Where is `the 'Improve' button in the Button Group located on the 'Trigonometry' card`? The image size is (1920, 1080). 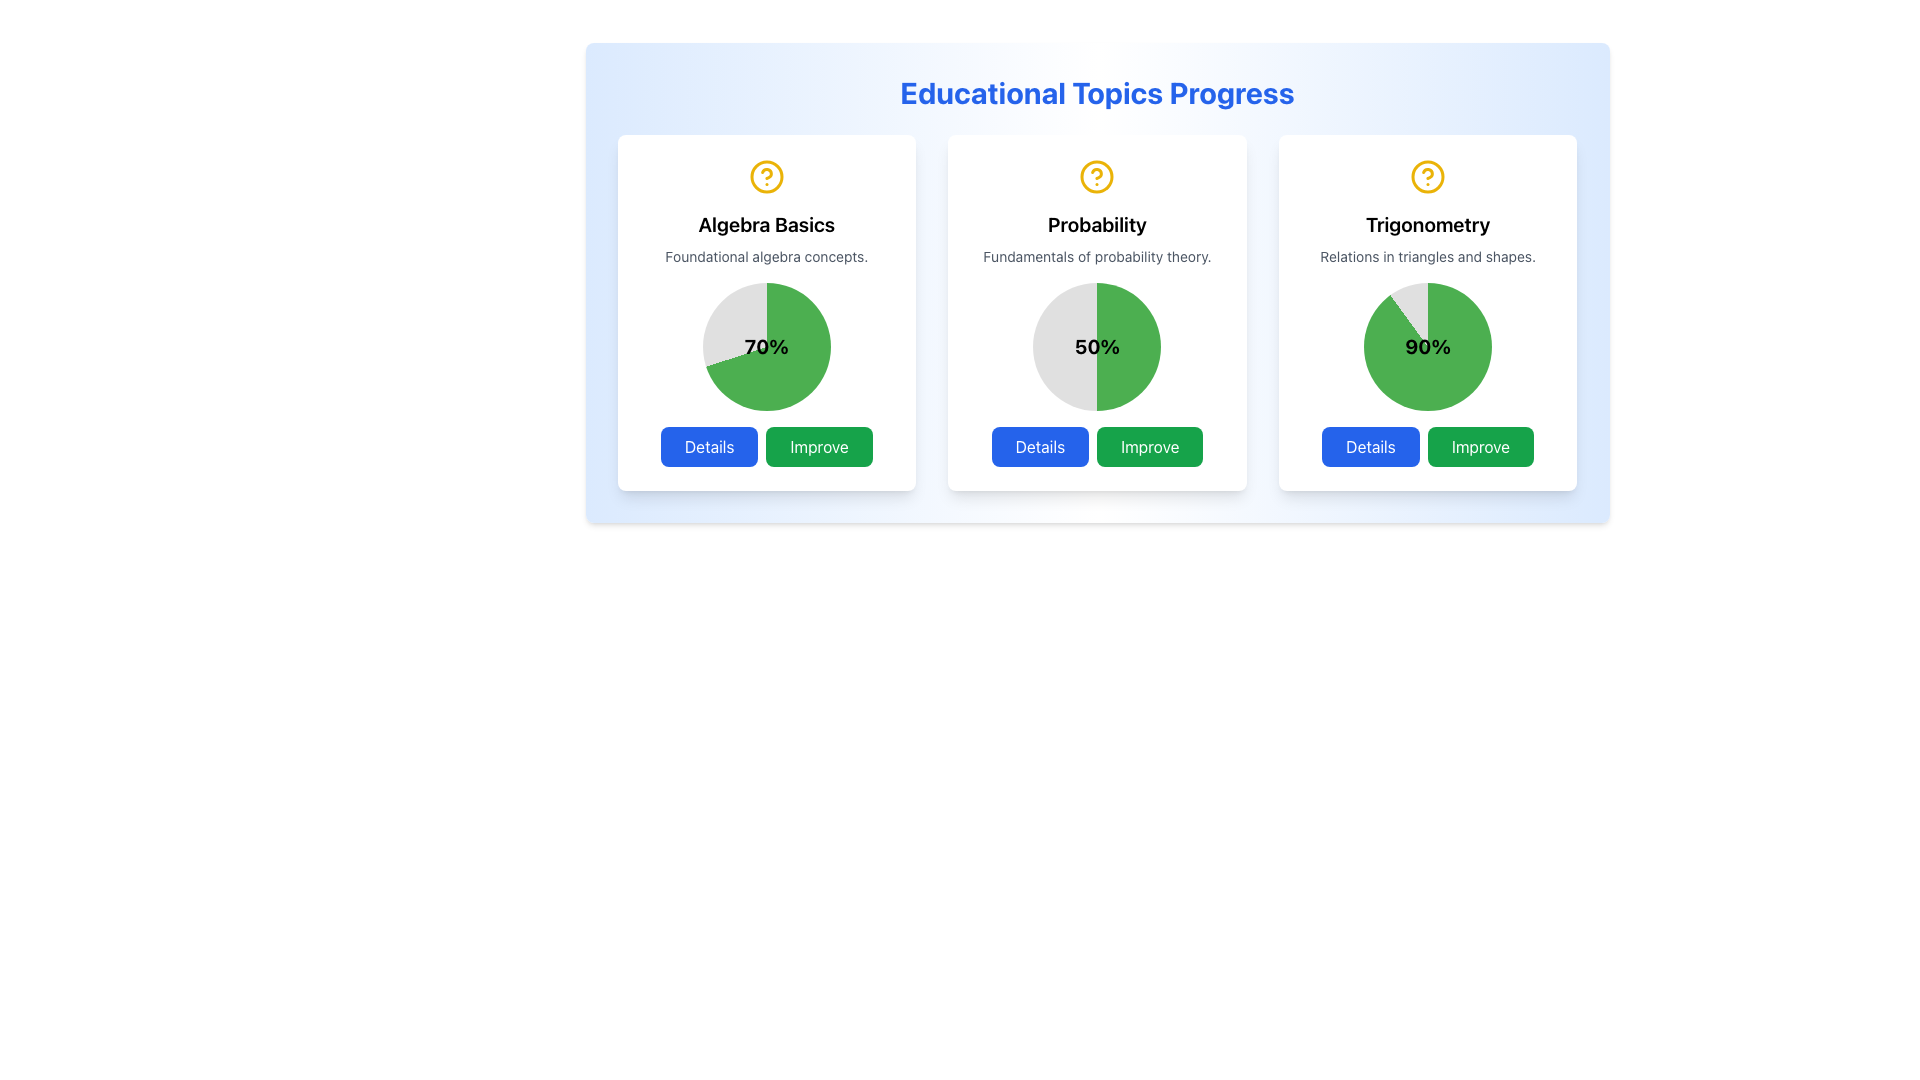 the 'Improve' button in the Button Group located on the 'Trigonometry' card is located at coordinates (1427, 446).